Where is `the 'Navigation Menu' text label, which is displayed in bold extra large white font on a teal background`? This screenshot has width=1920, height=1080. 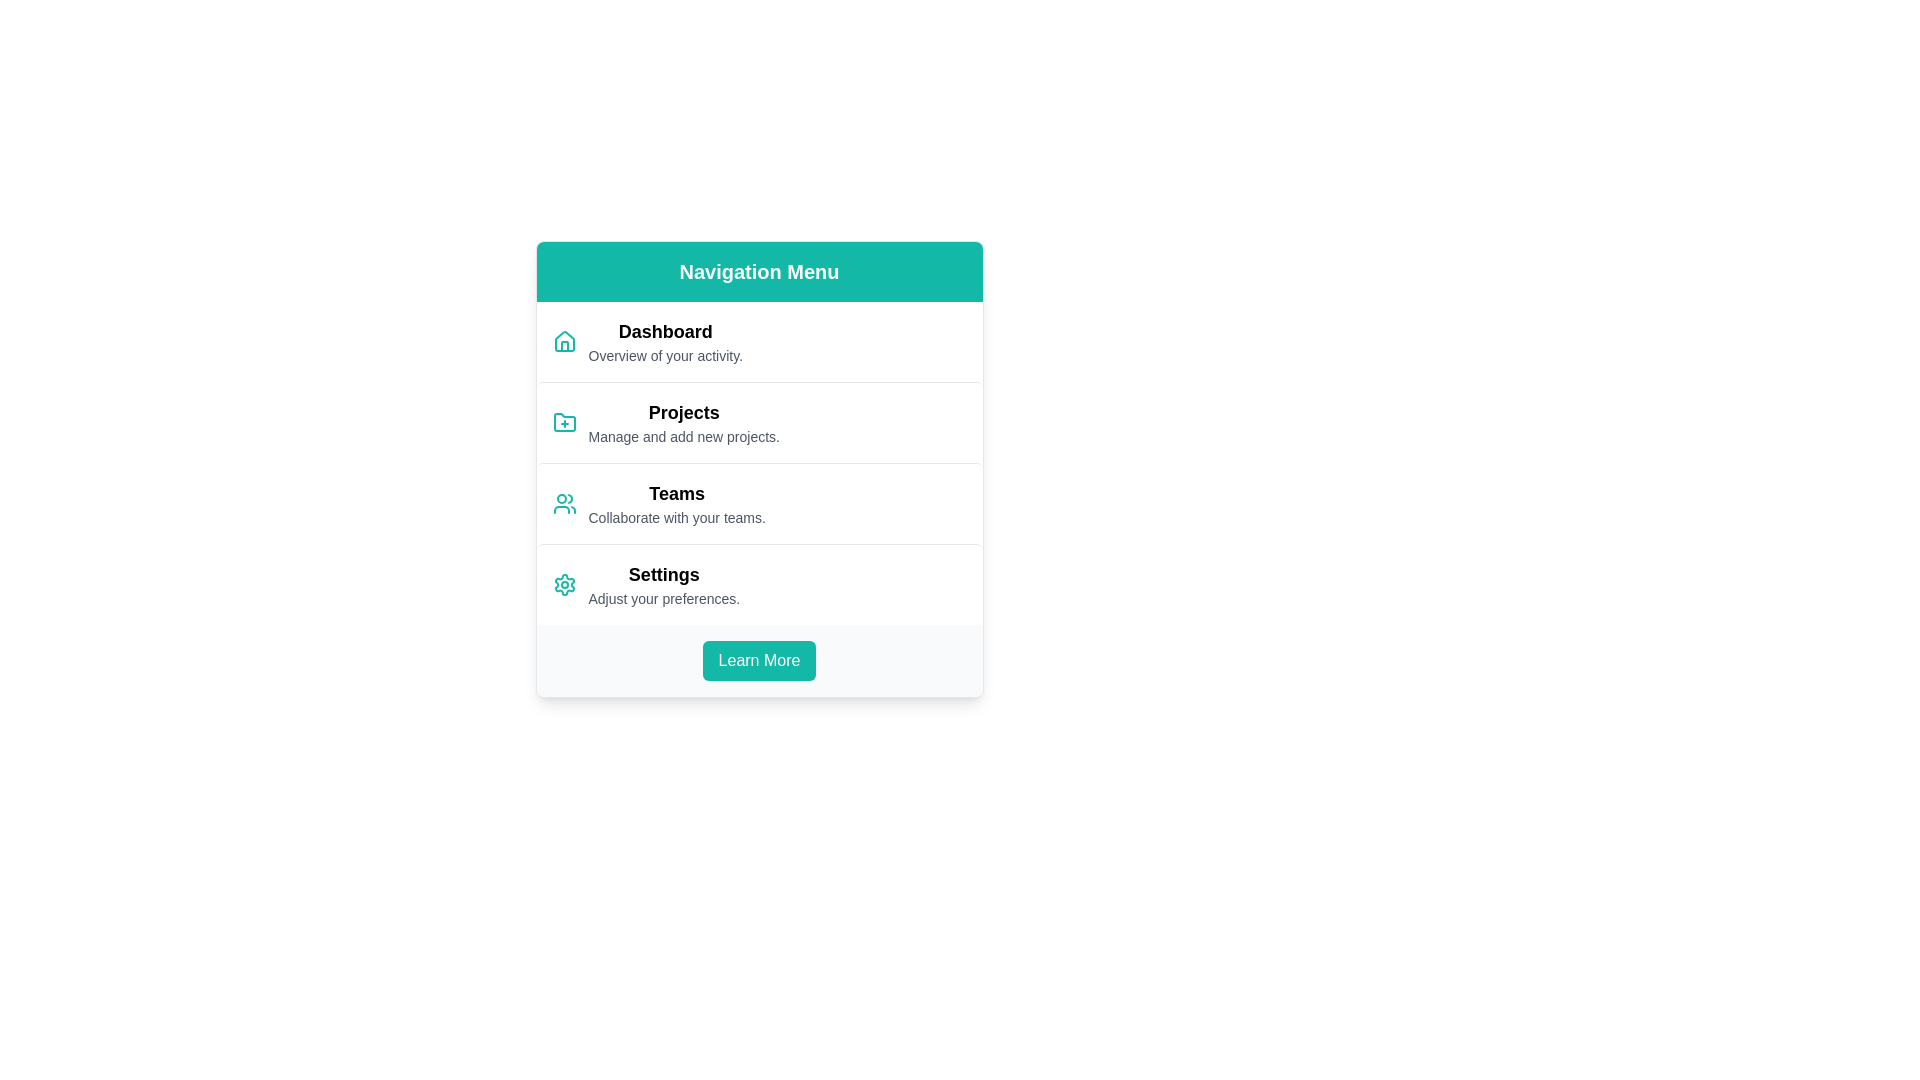
the 'Navigation Menu' text label, which is displayed in bold extra large white font on a teal background is located at coordinates (758, 272).